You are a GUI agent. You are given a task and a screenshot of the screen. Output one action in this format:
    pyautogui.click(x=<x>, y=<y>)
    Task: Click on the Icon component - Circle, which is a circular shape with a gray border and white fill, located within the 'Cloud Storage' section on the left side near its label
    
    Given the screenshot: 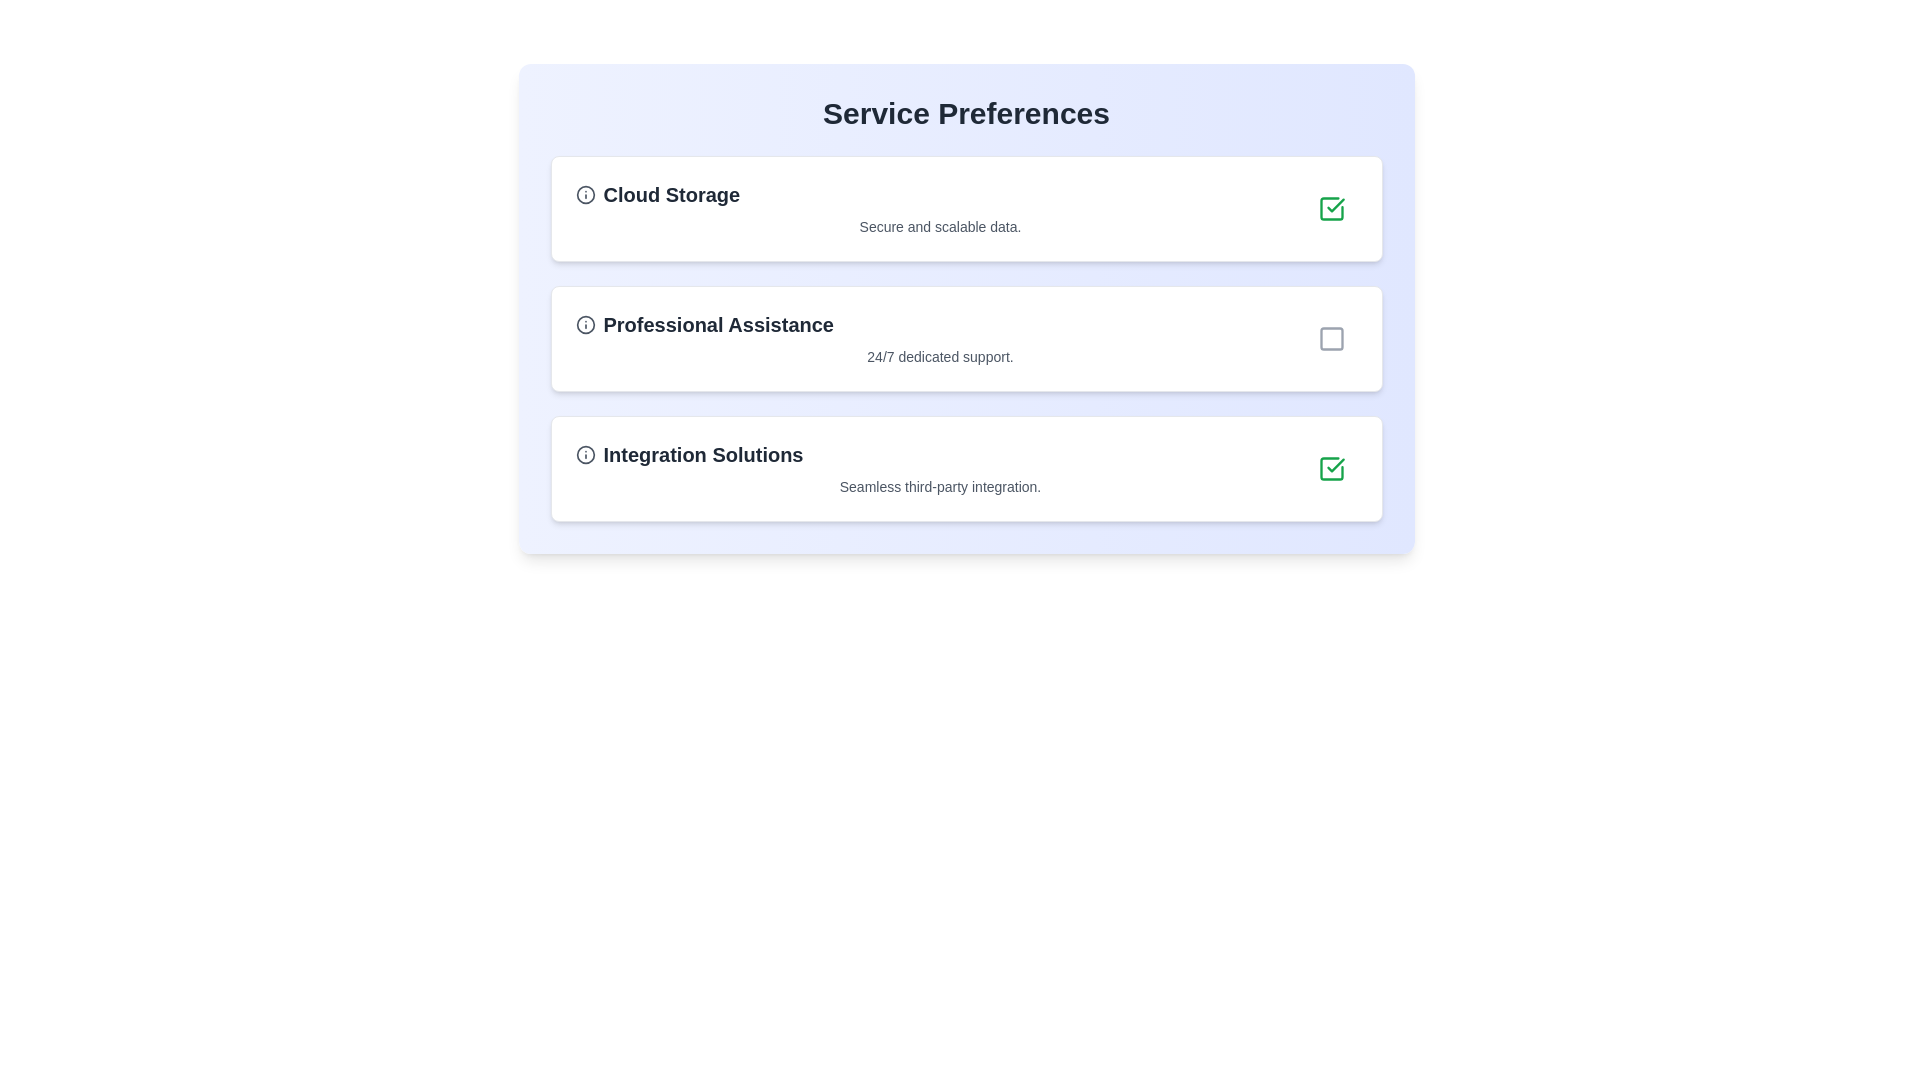 What is the action you would take?
    pyautogui.click(x=584, y=195)
    